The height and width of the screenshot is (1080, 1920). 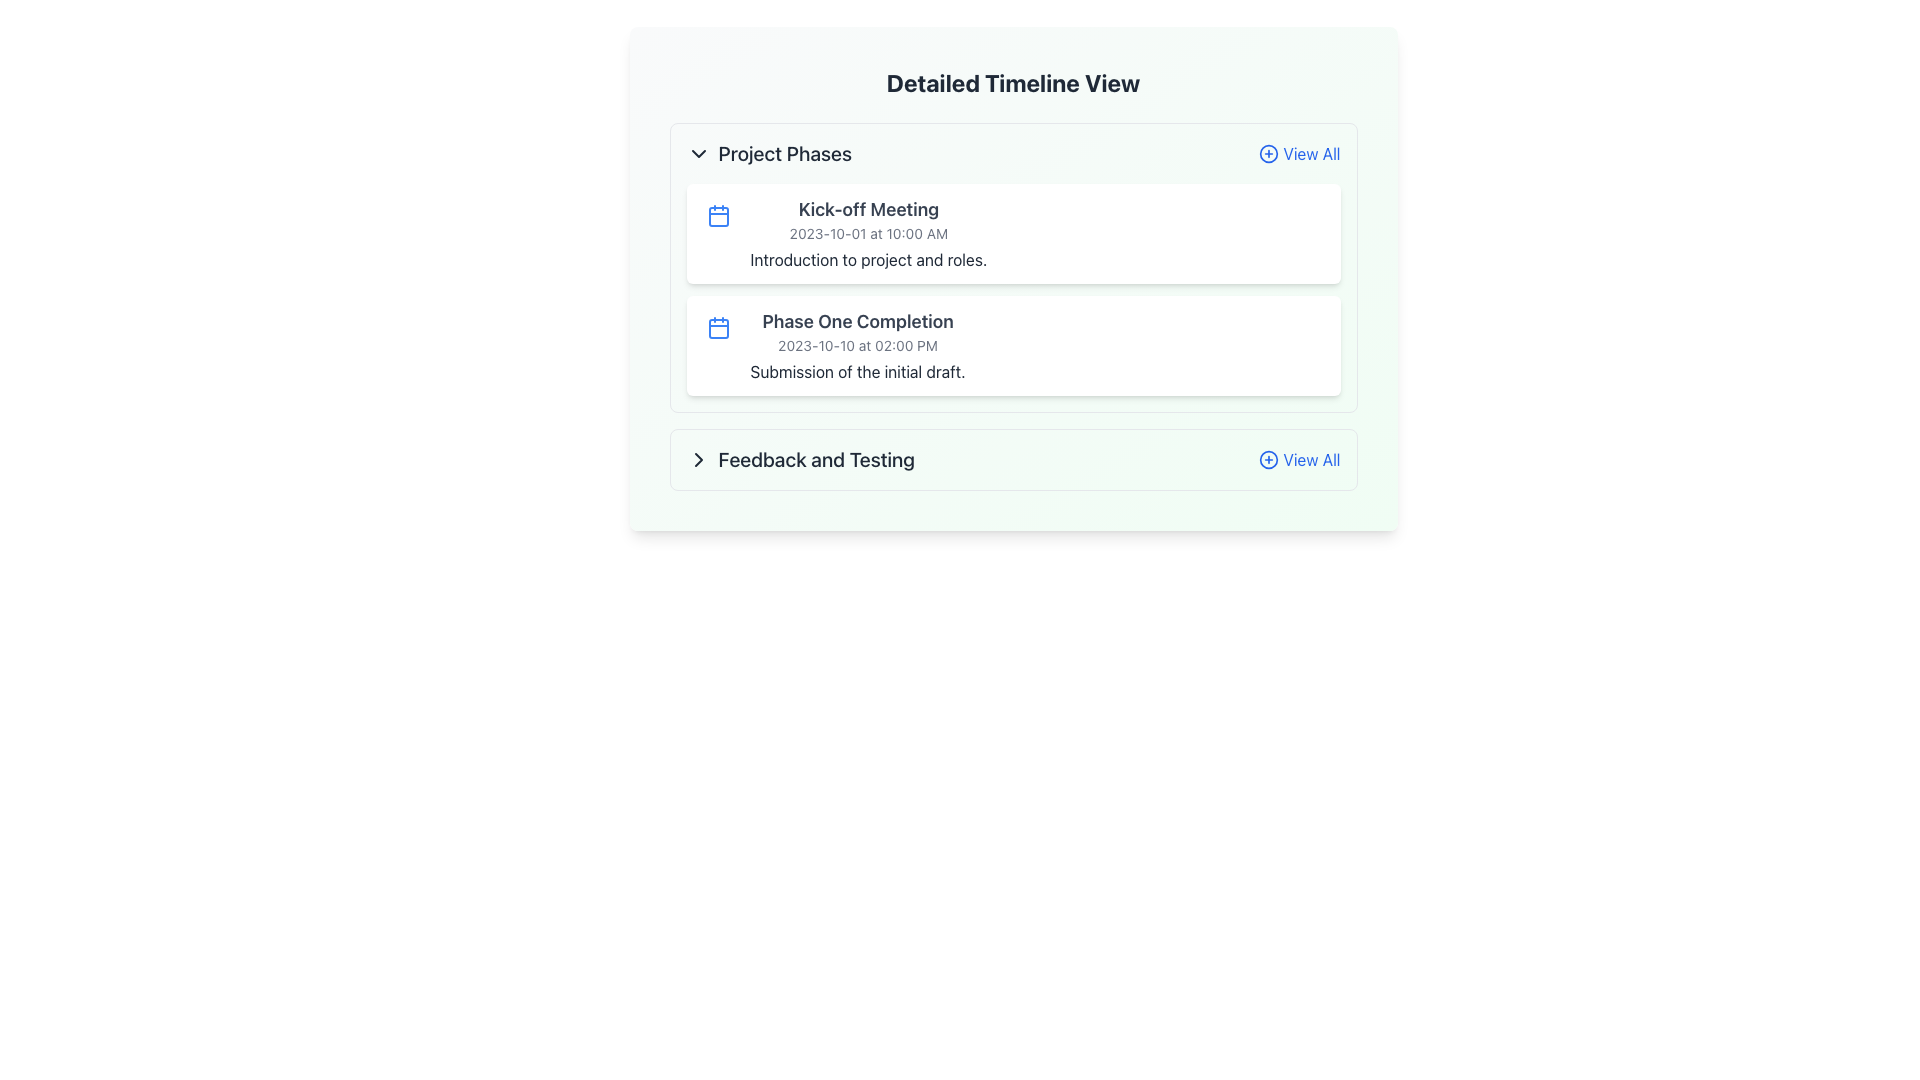 I want to click on contents of the static informational block labeled 'Phase One Completion', which includes the date '2023-10-10 at 02:00 PM' and details about 'Submission of the initial draft', so click(x=858, y=345).